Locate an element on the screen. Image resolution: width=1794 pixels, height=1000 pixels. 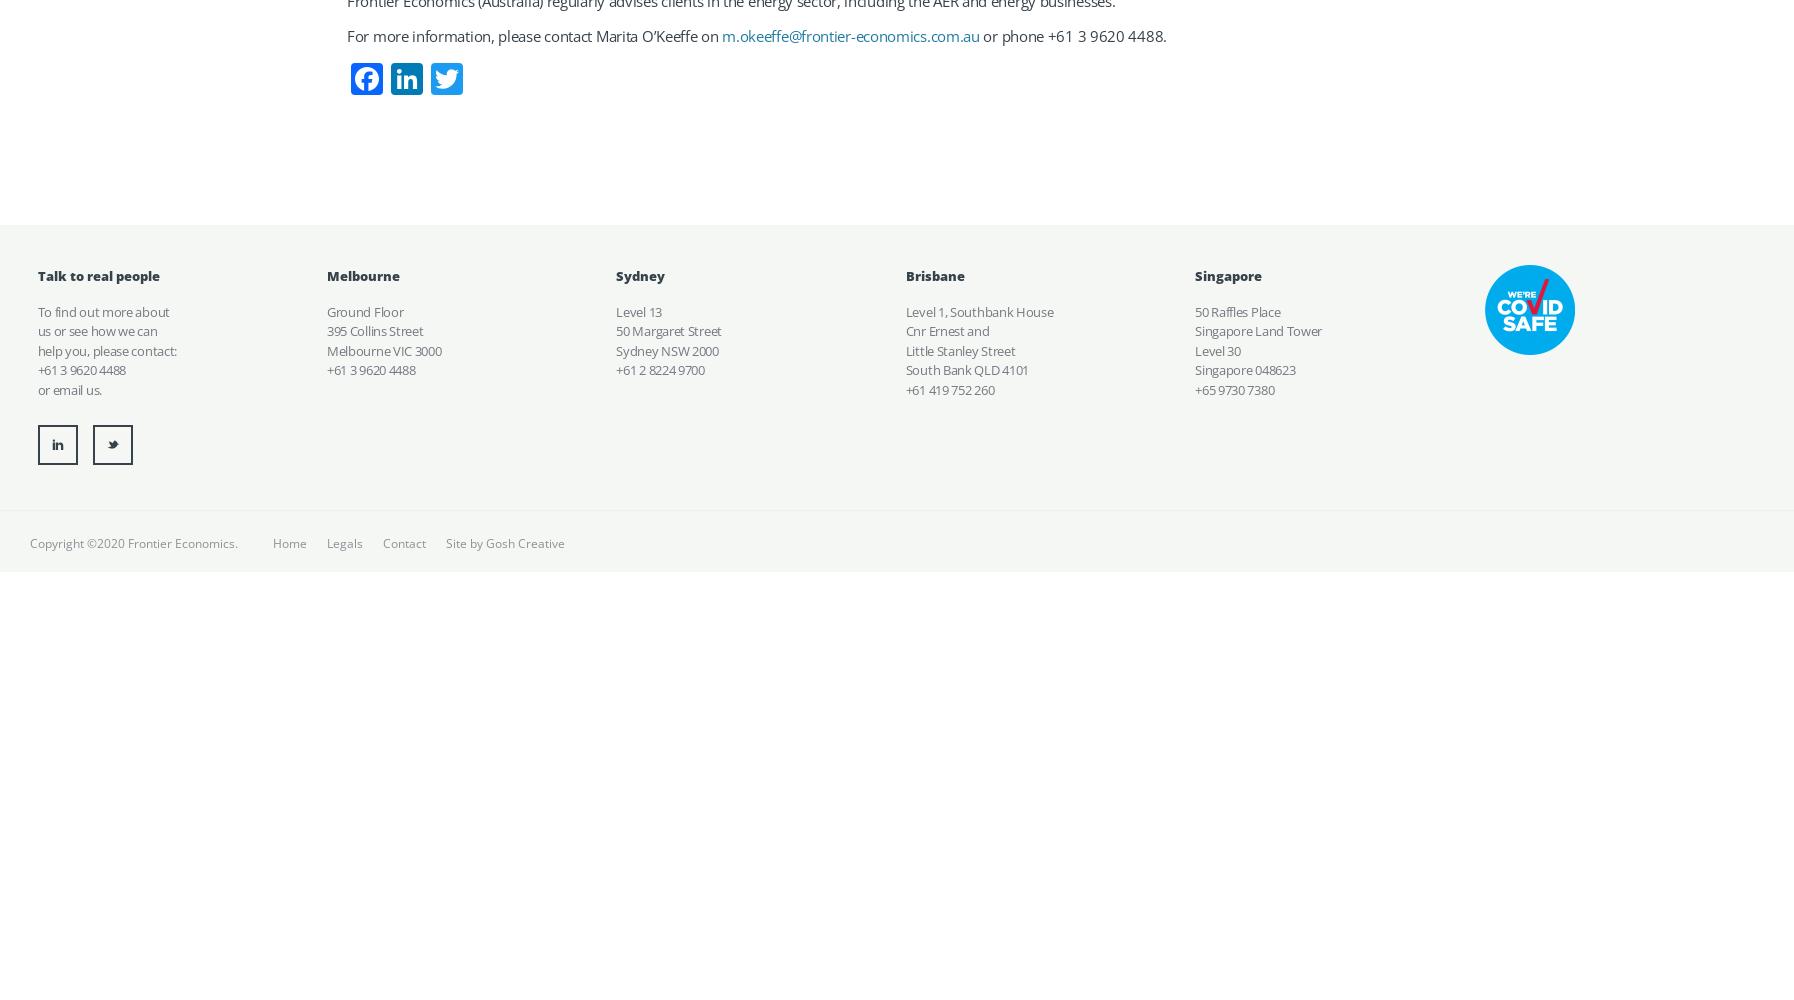
'50 Raffles Place' is located at coordinates (1236, 311).